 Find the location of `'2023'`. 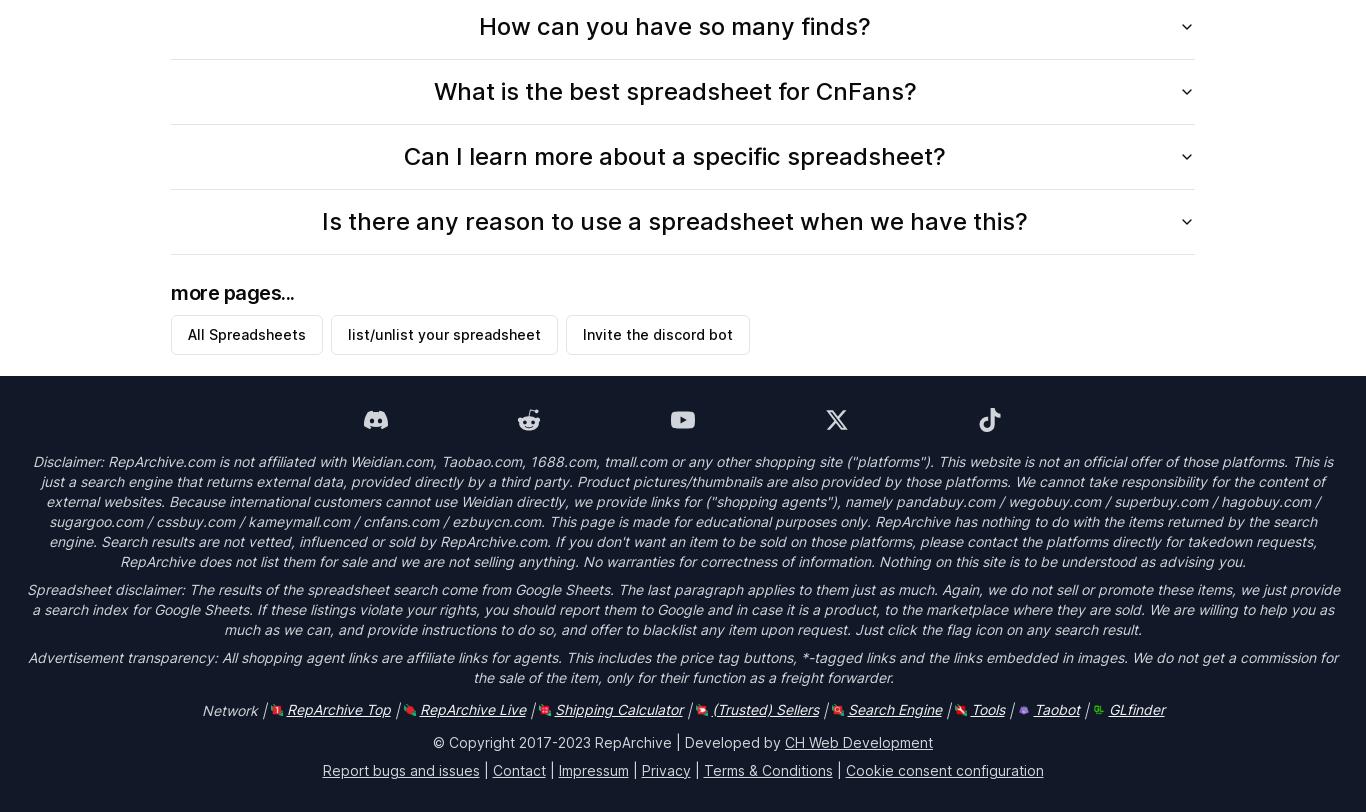

'2023' is located at coordinates (573, 741).